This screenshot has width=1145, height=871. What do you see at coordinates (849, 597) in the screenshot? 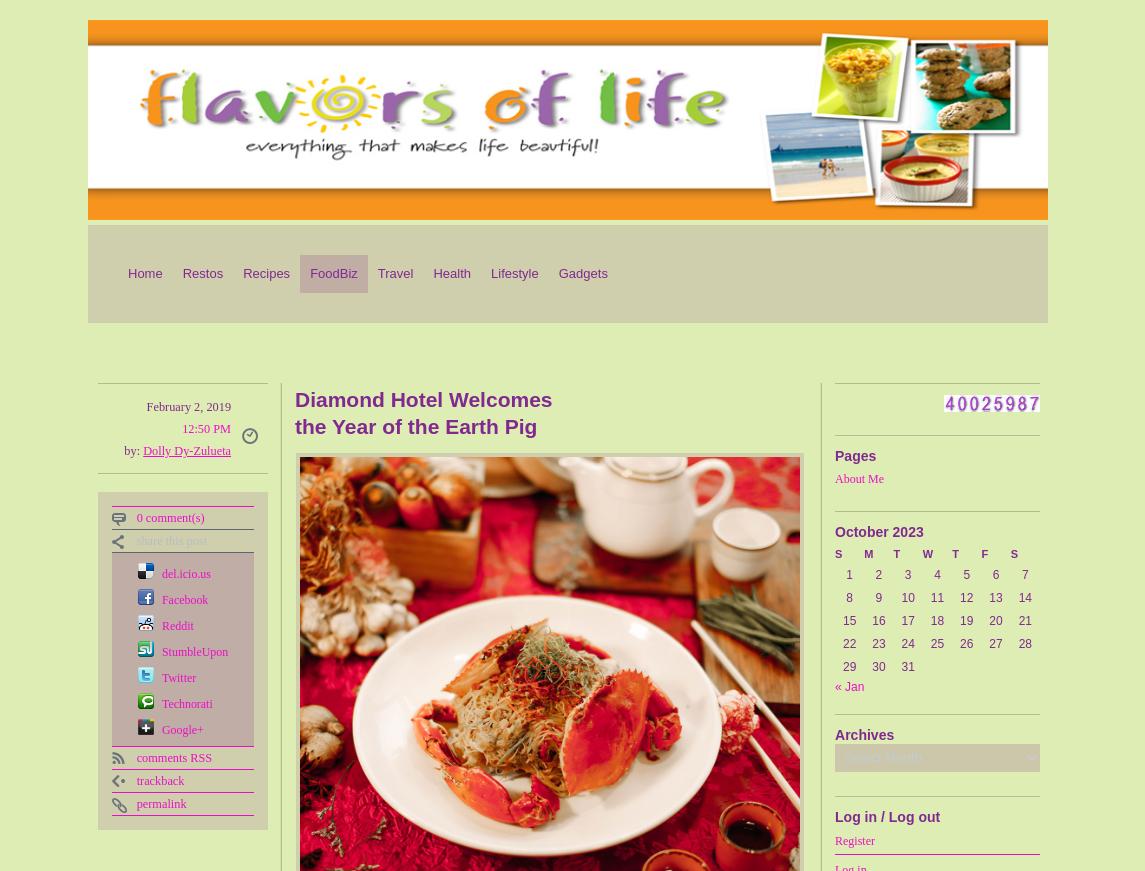
I see `'8'` at bounding box center [849, 597].